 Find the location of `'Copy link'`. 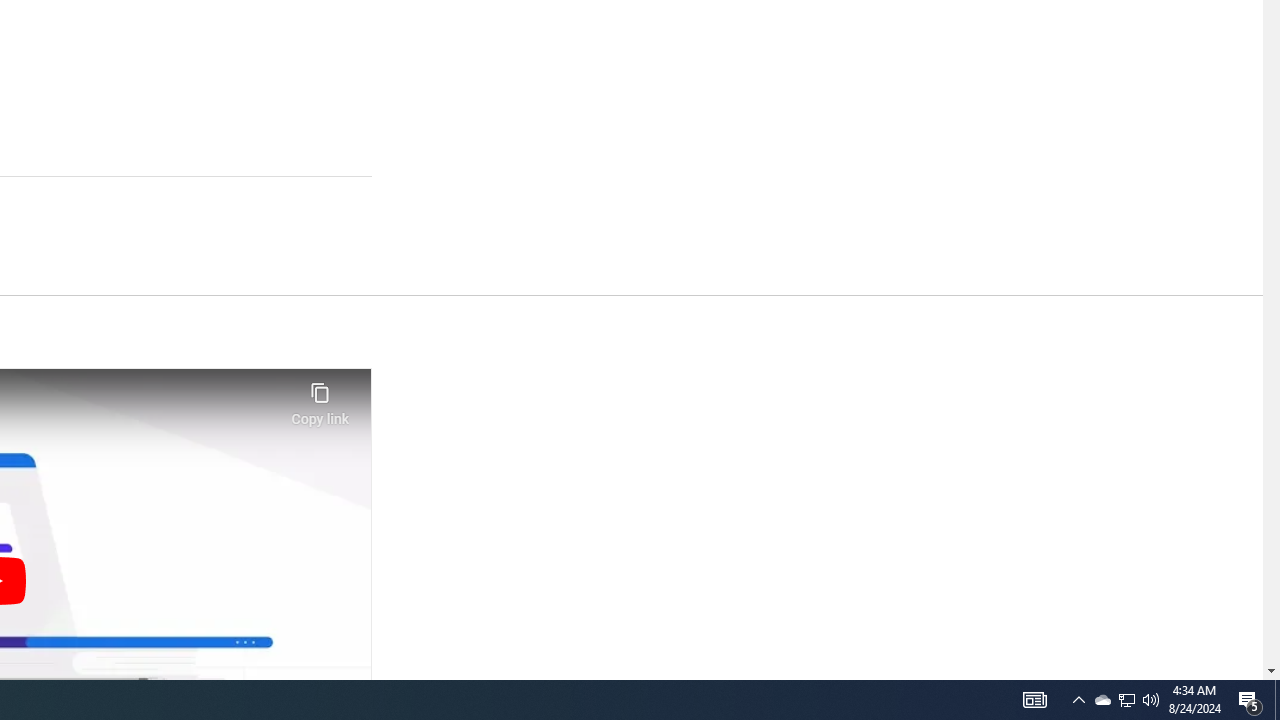

'Copy link' is located at coordinates (320, 398).